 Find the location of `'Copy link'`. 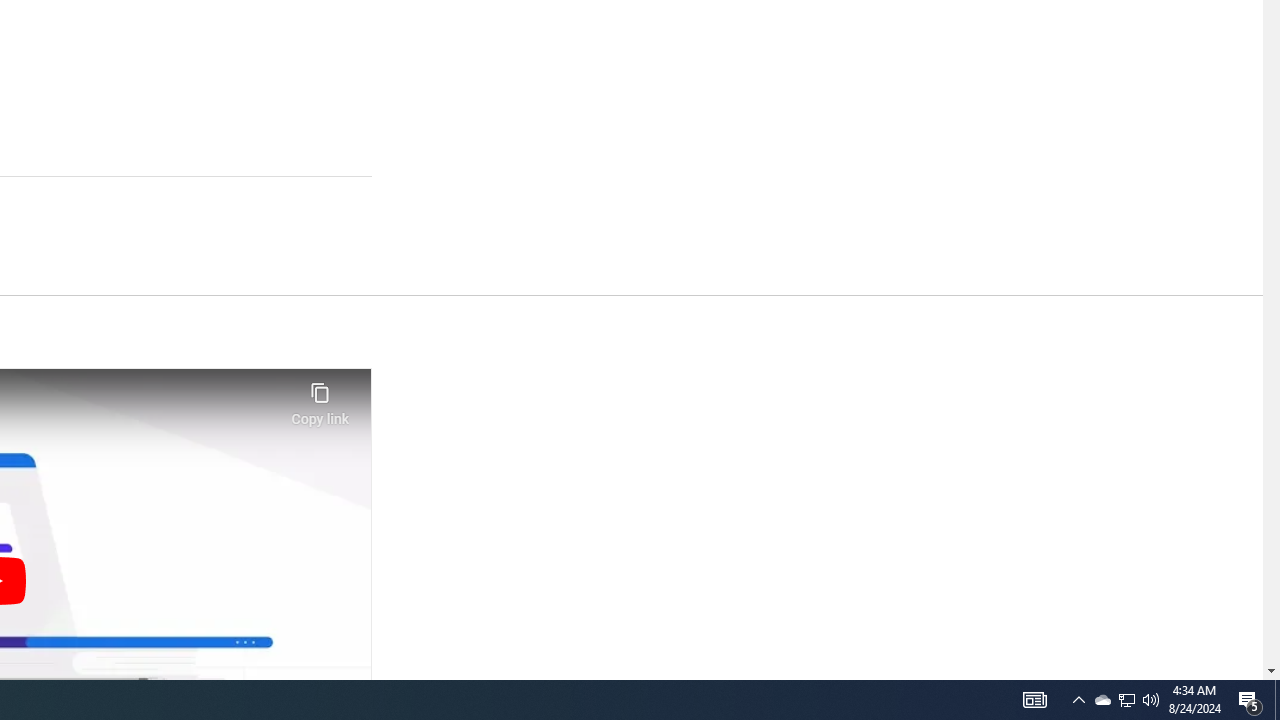

'Copy link' is located at coordinates (320, 398).